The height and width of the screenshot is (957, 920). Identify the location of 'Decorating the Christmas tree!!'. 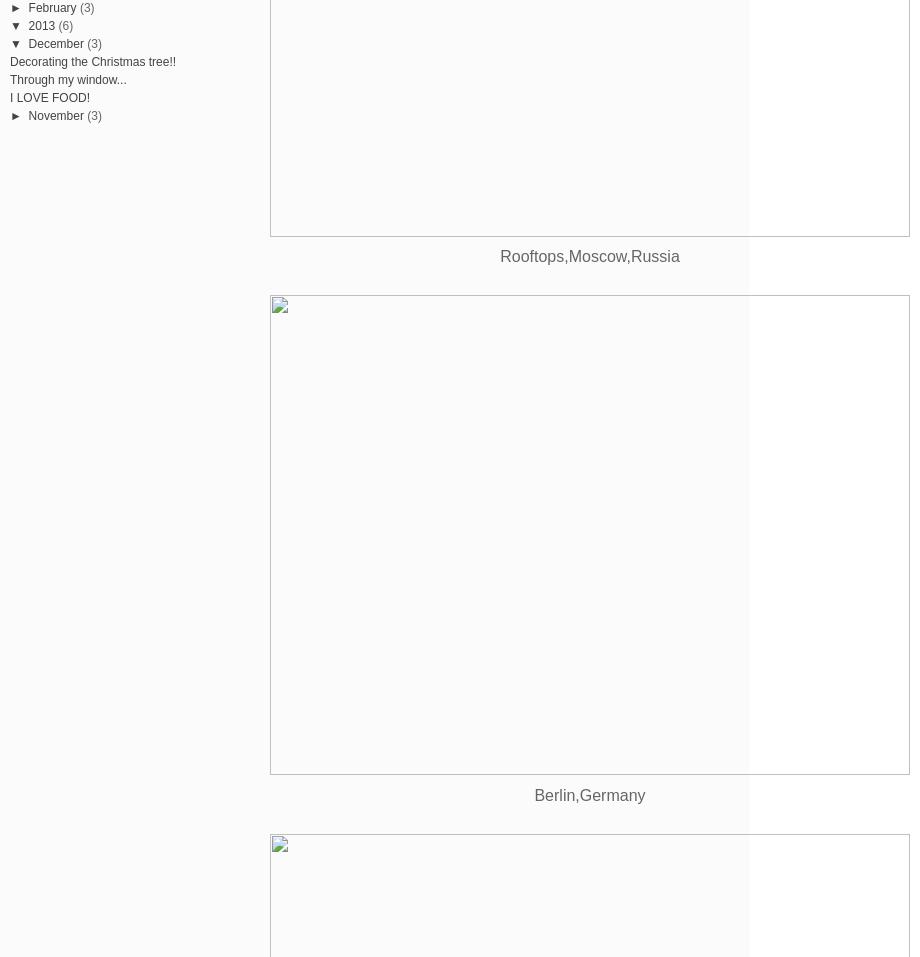
(93, 59).